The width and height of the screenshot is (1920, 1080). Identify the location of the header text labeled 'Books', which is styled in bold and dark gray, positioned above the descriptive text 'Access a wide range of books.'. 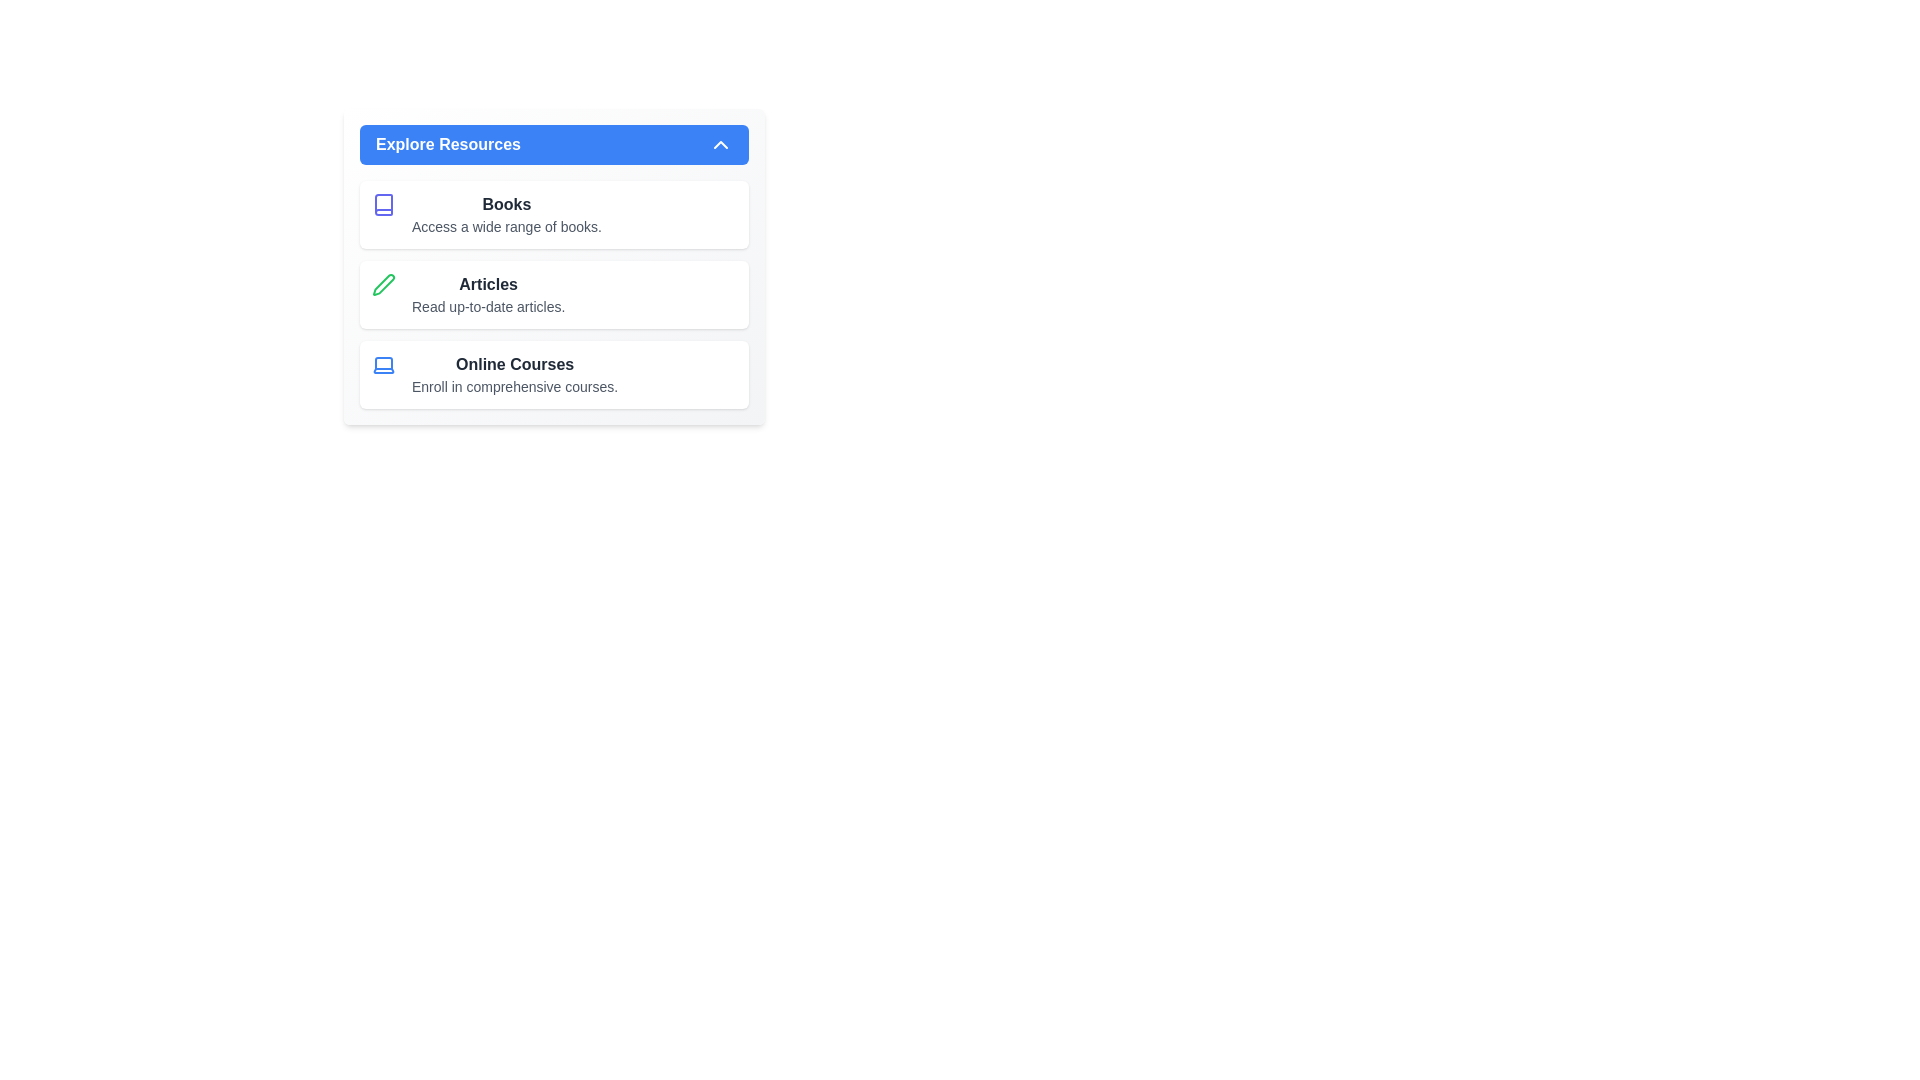
(506, 204).